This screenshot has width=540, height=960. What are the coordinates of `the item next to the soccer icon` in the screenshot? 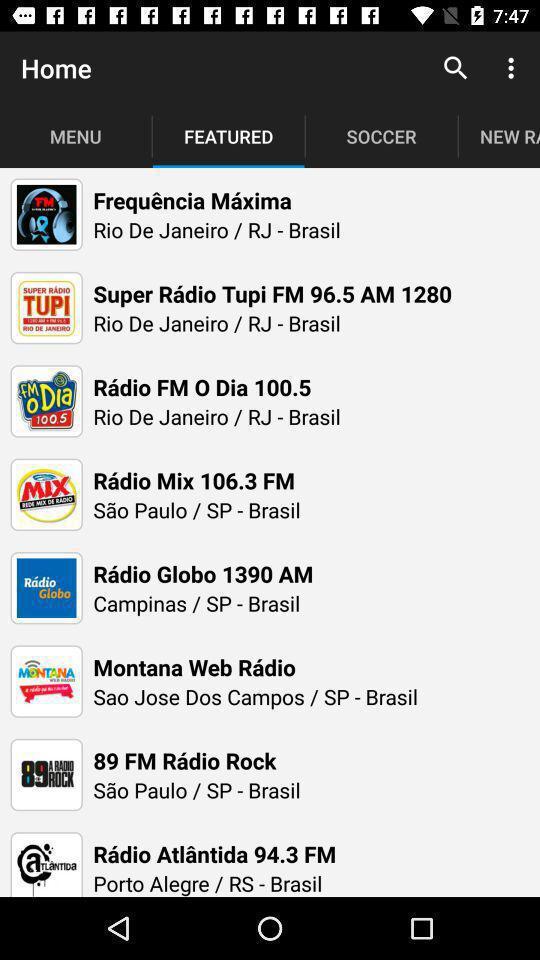 It's located at (455, 68).